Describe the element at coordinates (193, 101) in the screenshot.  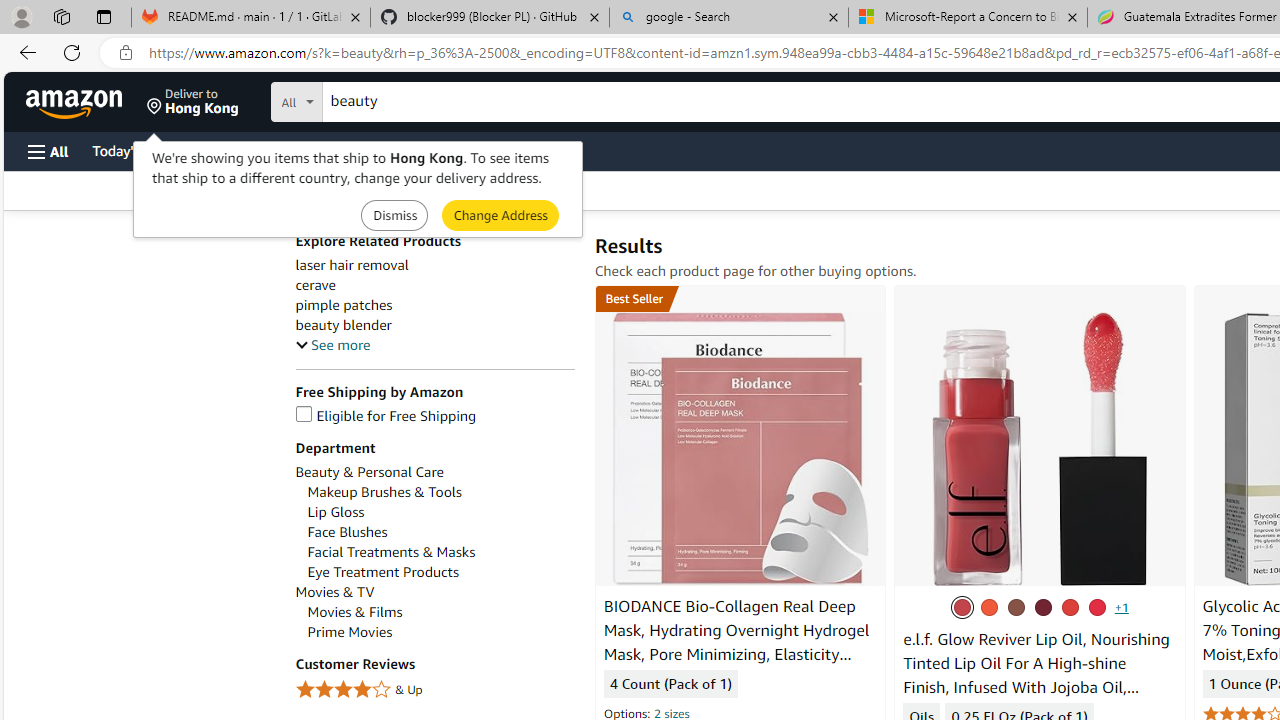
I see `'Deliver to Hong Kong'` at that location.